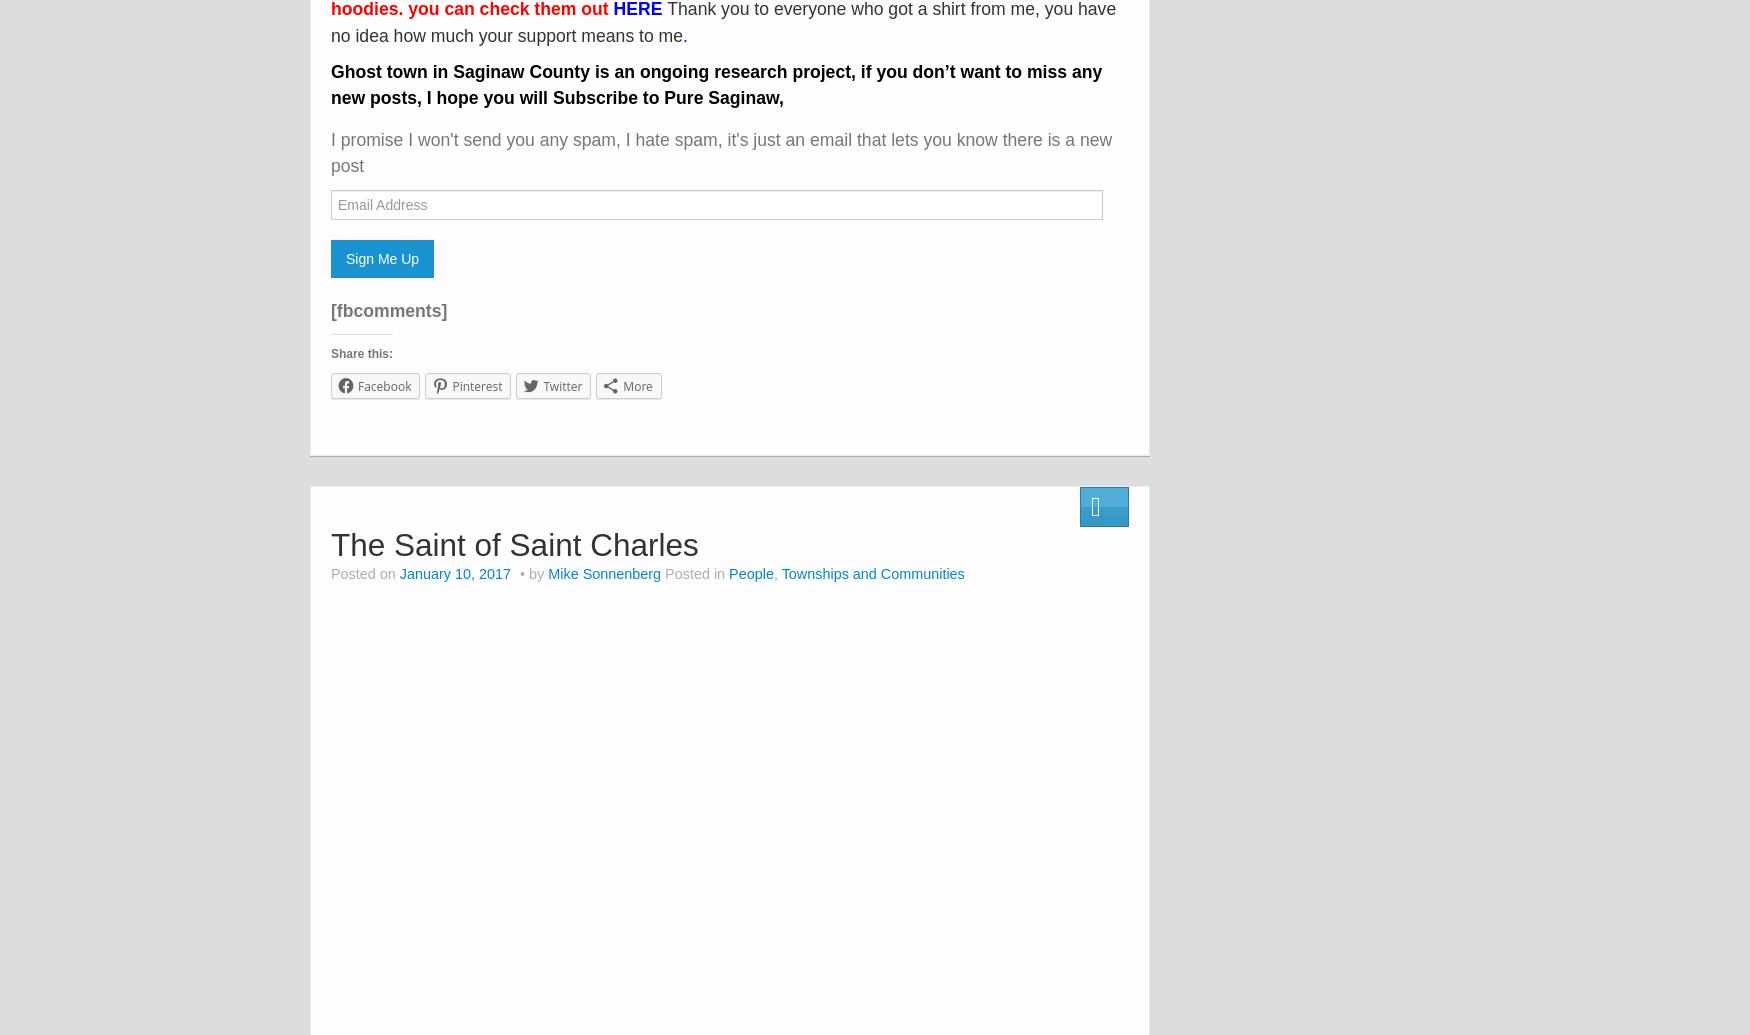  Describe the element at coordinates (513, 542) in the screenshot. I see `'The Saint of Saint Charles'` at that location.